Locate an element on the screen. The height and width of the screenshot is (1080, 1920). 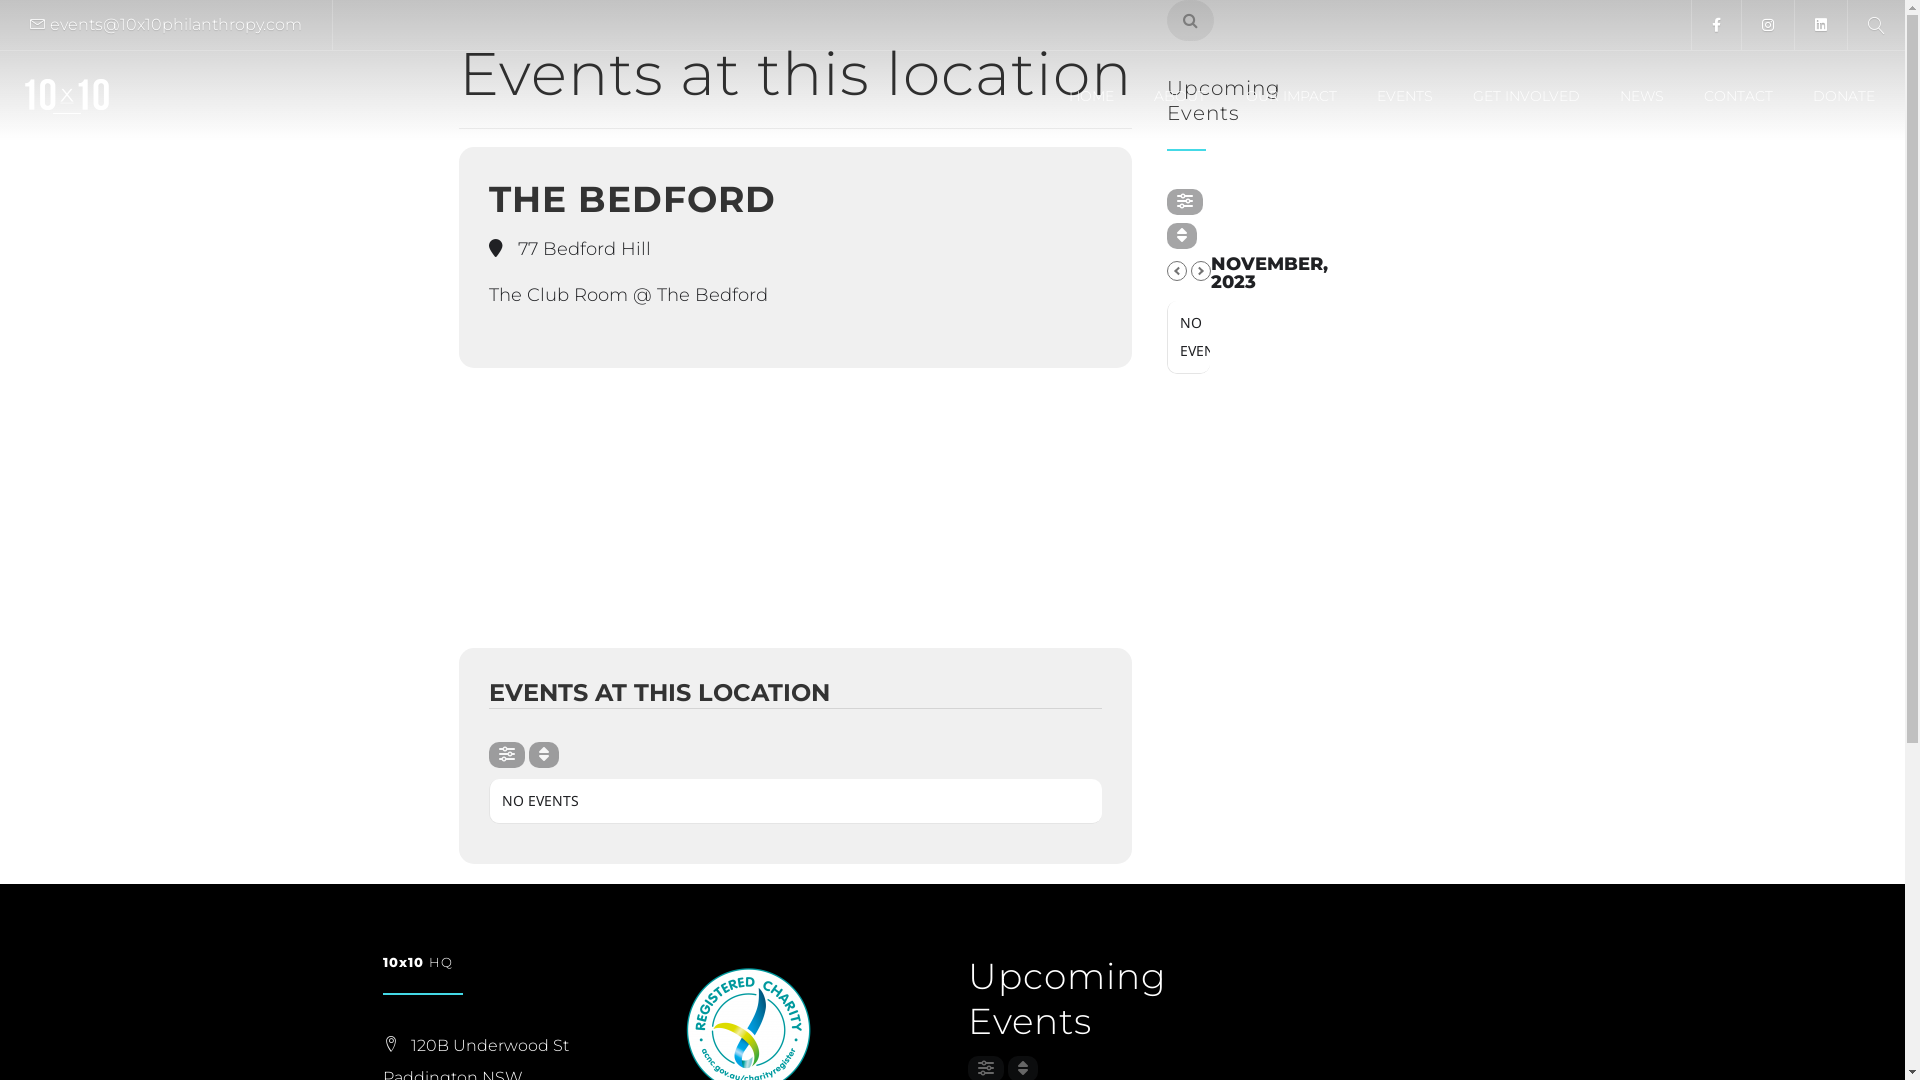
'HOME' is located at coordinates (1085, 96).